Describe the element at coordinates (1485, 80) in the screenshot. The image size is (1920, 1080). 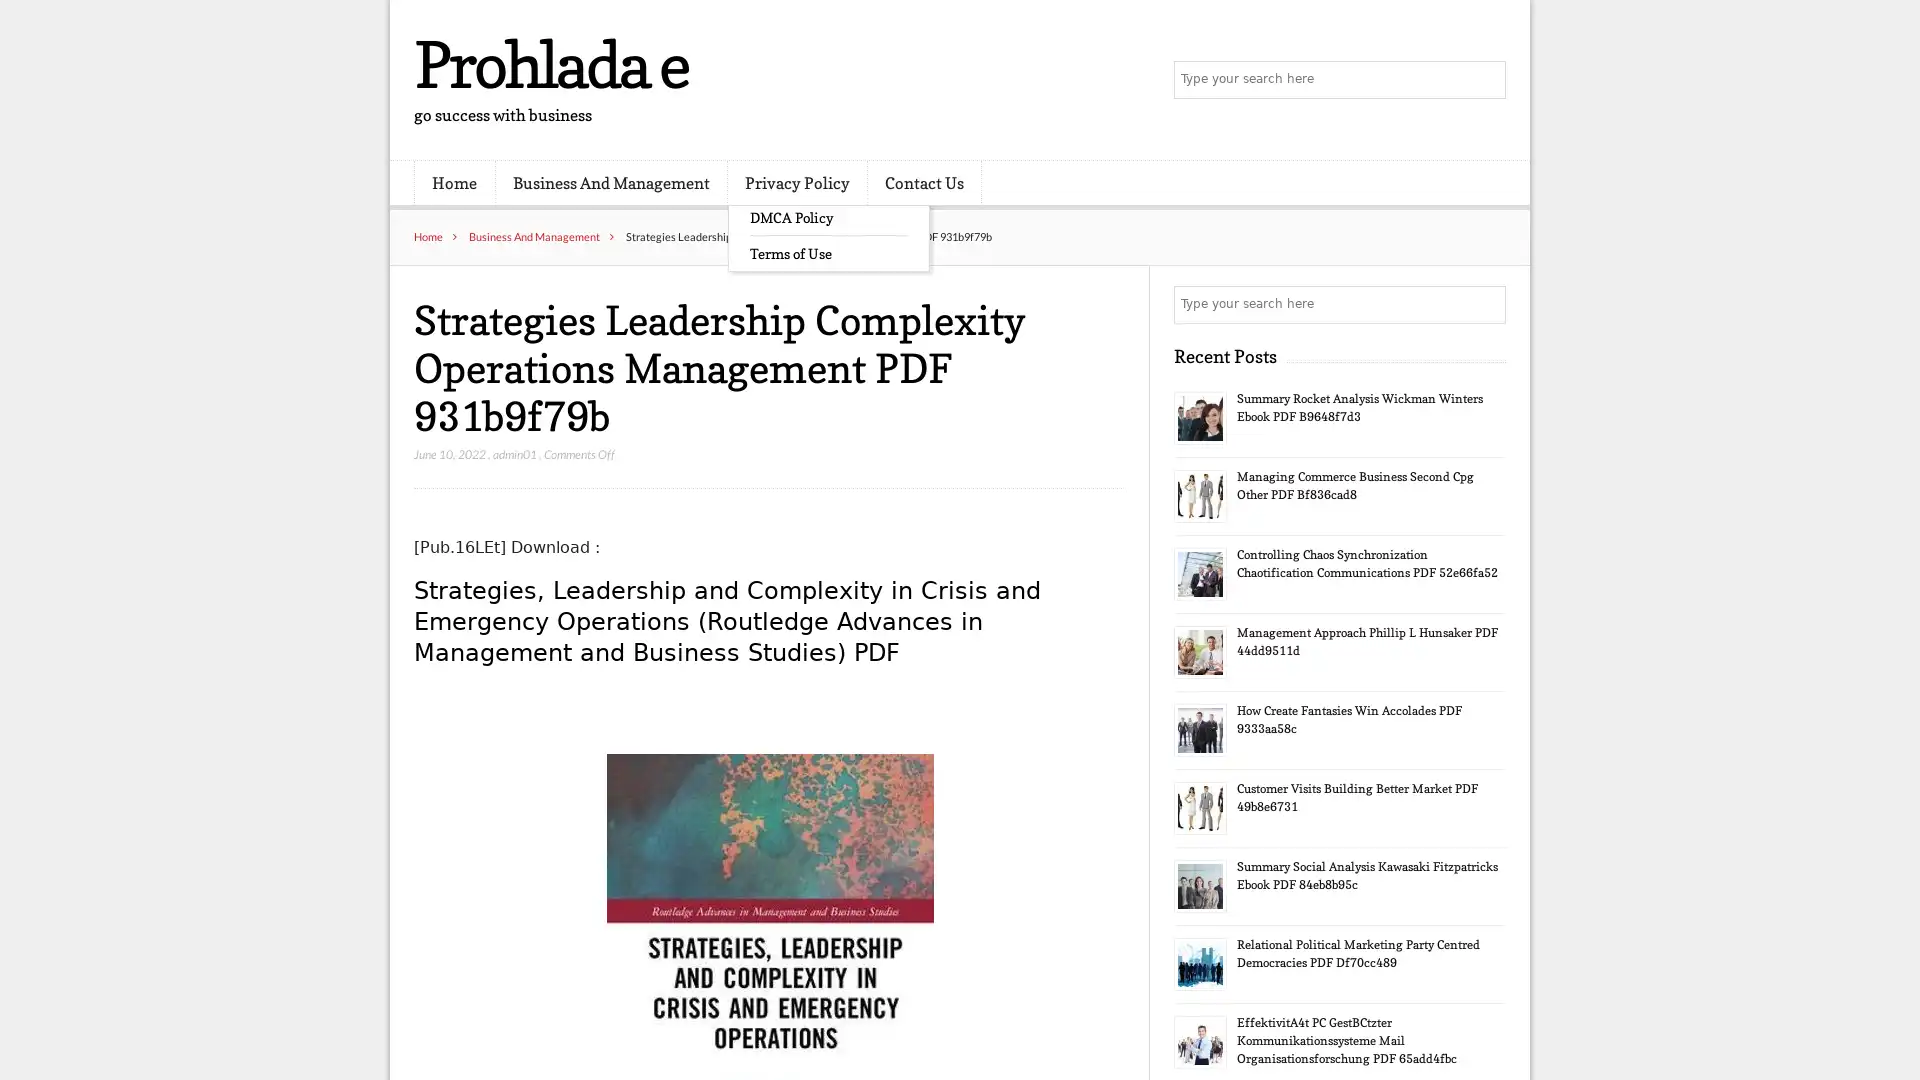
I see `Search` at that location.